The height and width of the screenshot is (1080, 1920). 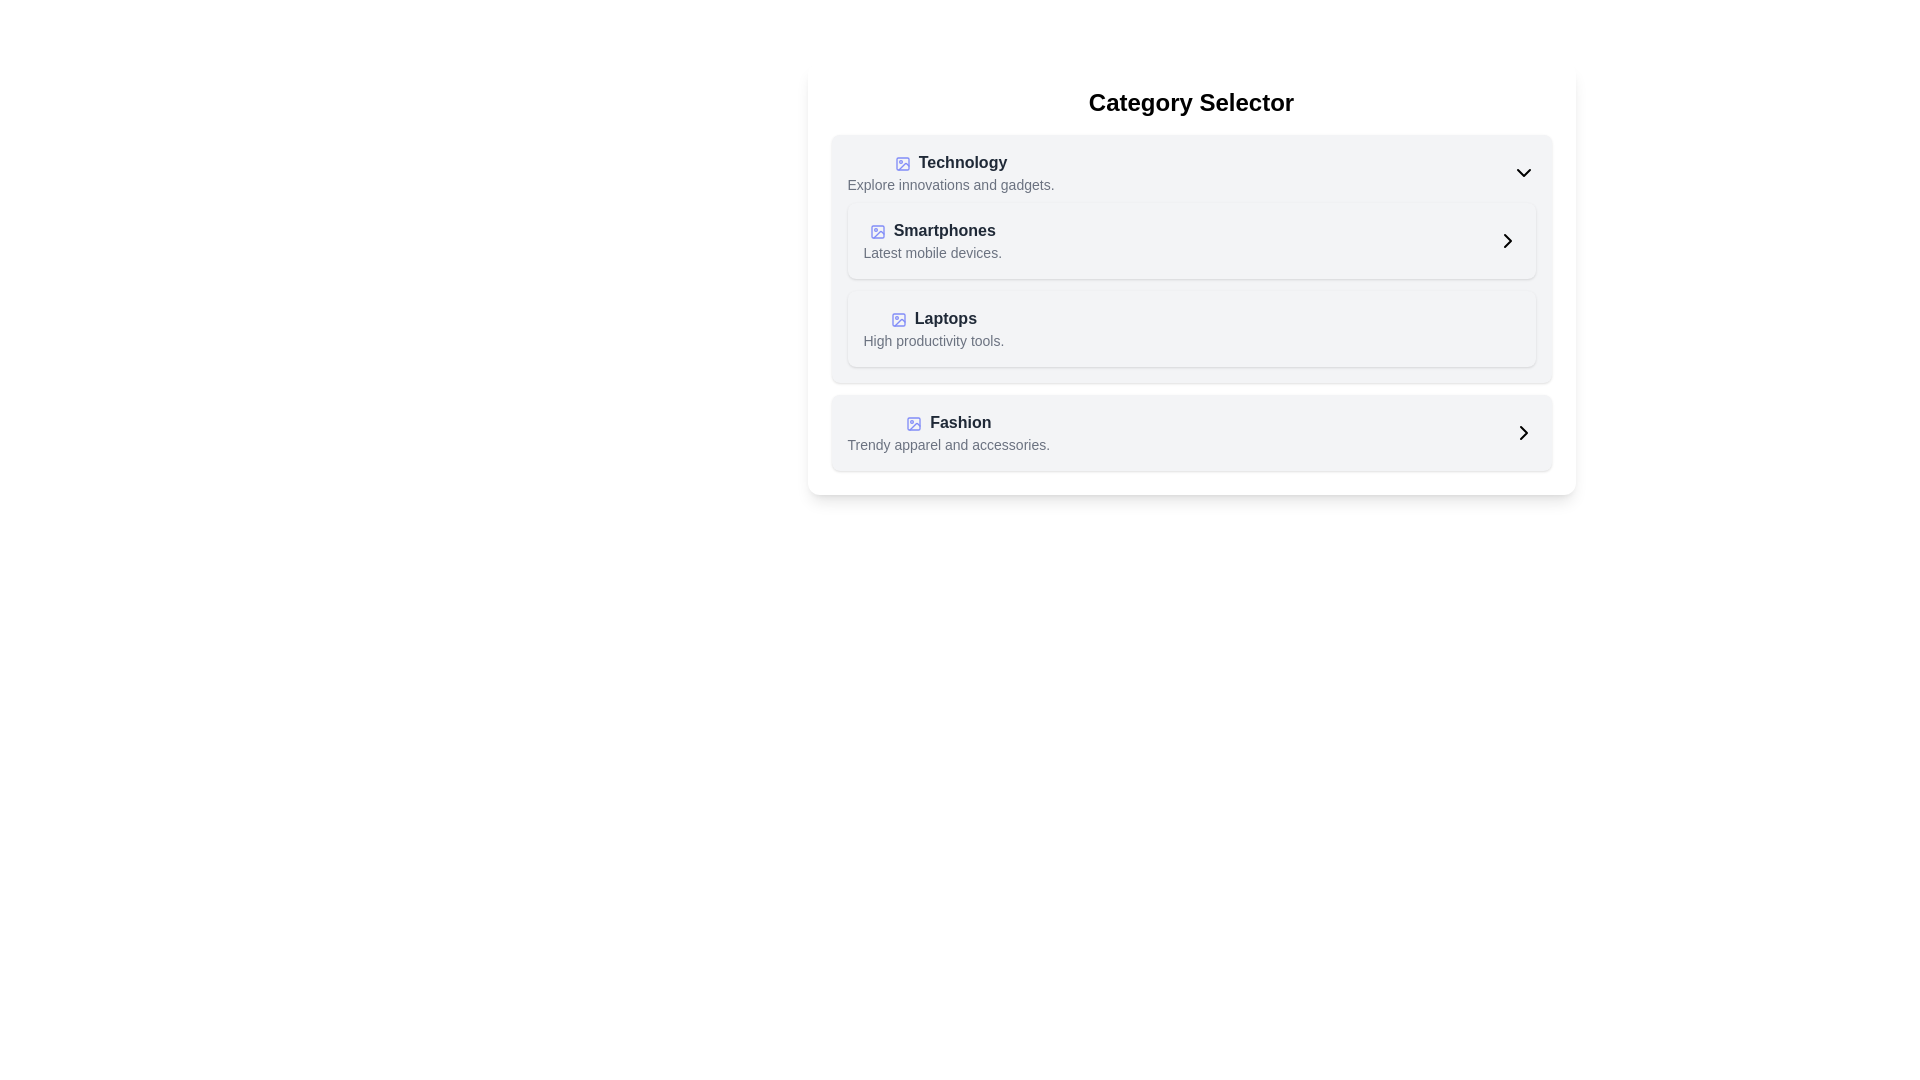 What do you see at coordinates (932, 327) in the screenshot?
I see `the 'Laptops' category list item, which has a blue icon on the left and bold text reading 'Laptops'` at bounding box center [932, 327].